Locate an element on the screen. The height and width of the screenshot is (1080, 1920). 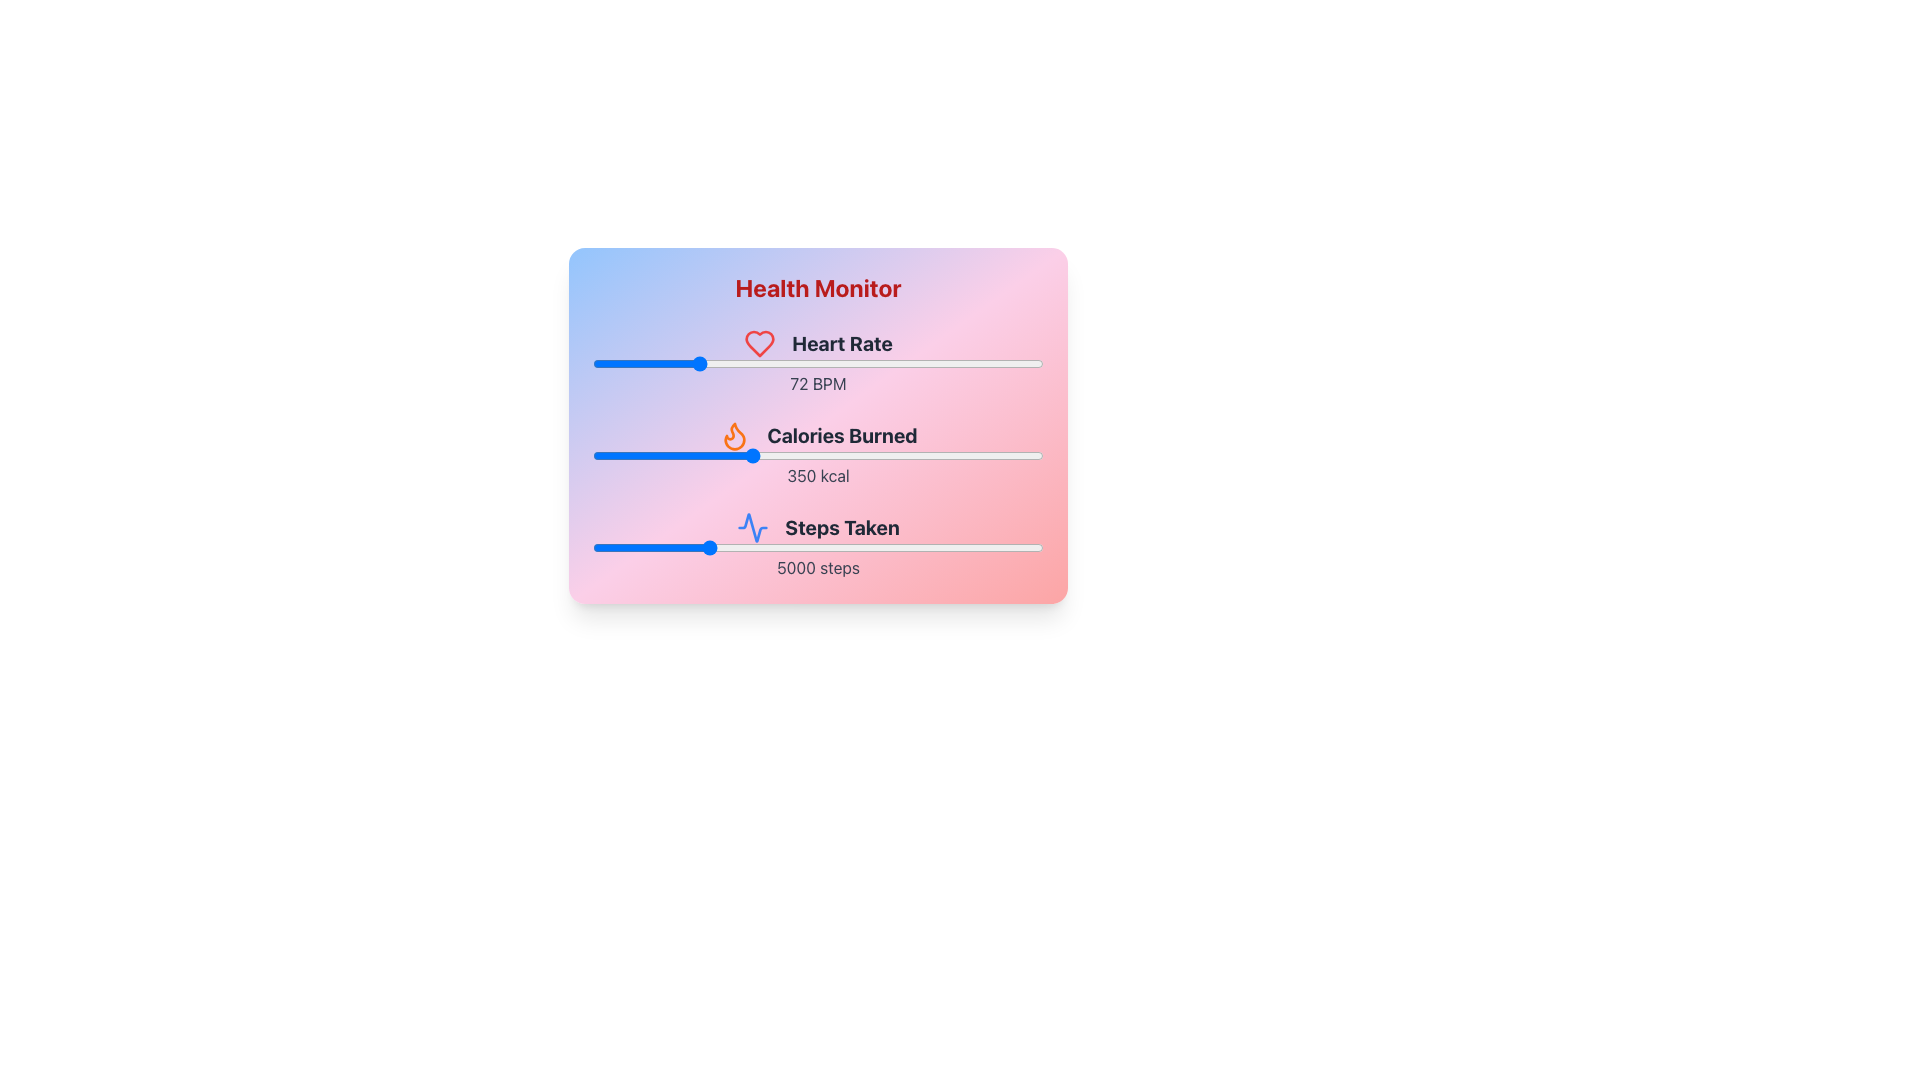
the 'Steps Taken' header with the wave-shaped icon, which is positioned above the step count of '5000 steps' in the health monitor card is located at coordinates (818, 527).